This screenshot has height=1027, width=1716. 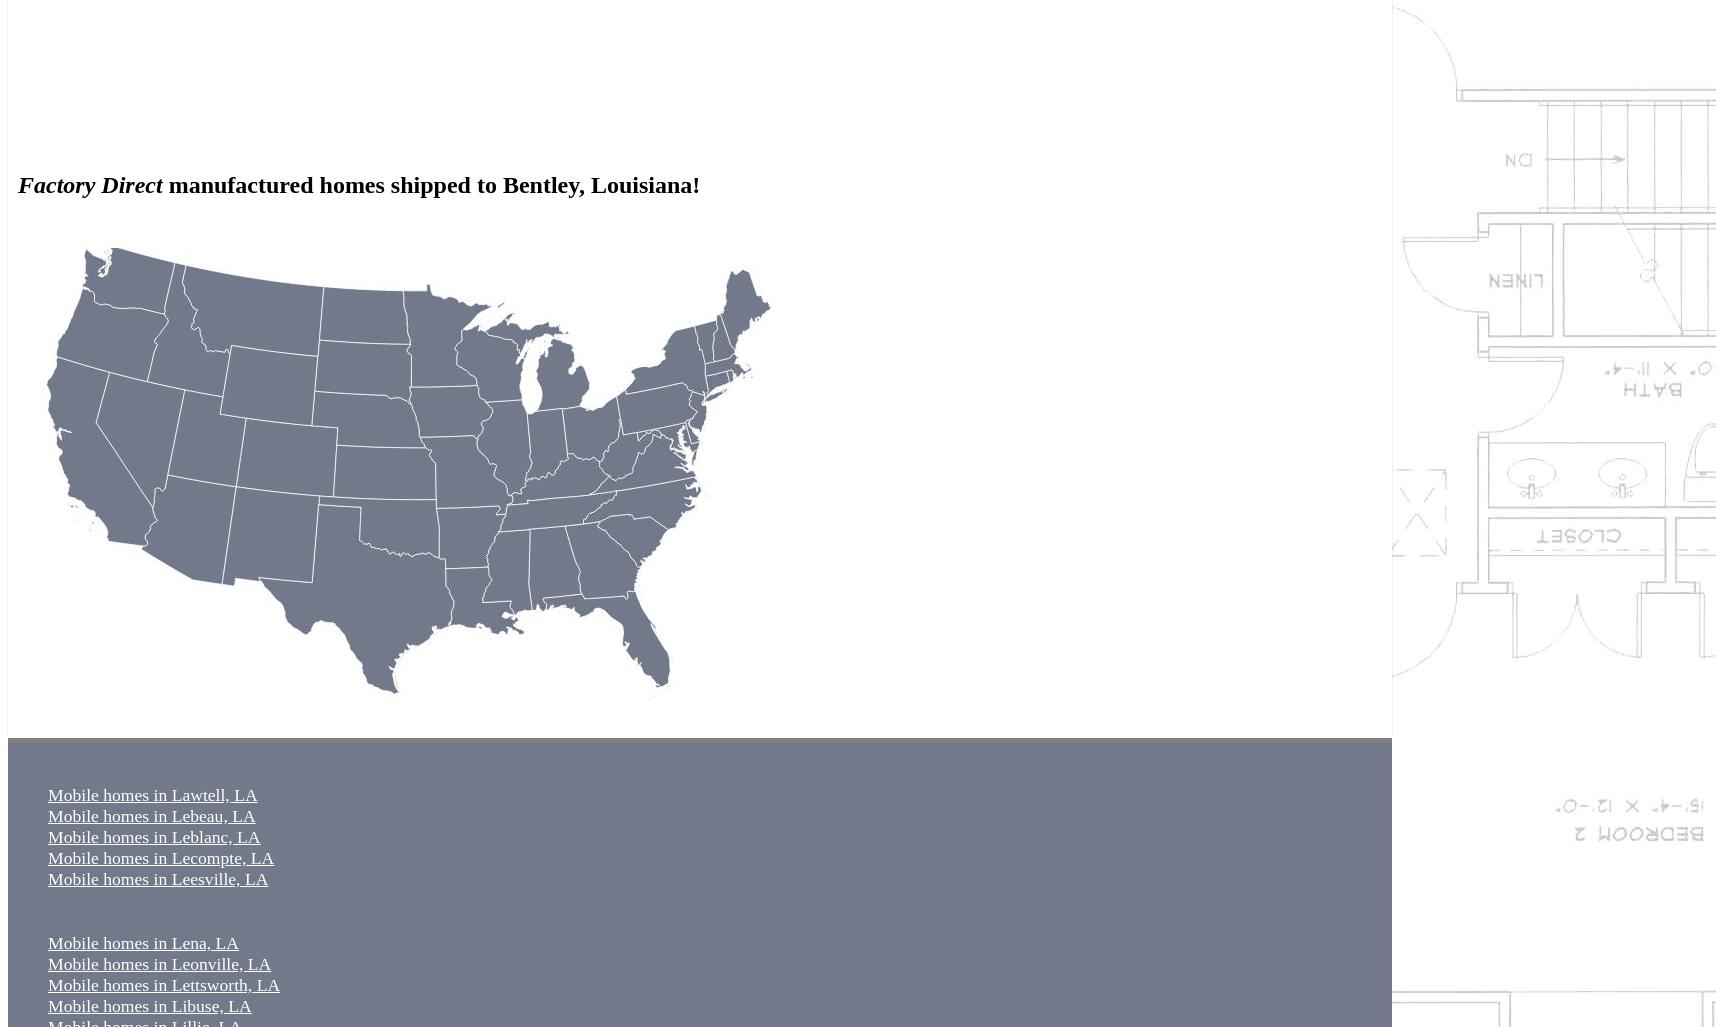 What do you see at coordinates (158, 878) in the screenshot?
I see `'Mobile homes in Leesville, LA'` at bounding box center [158, 878].